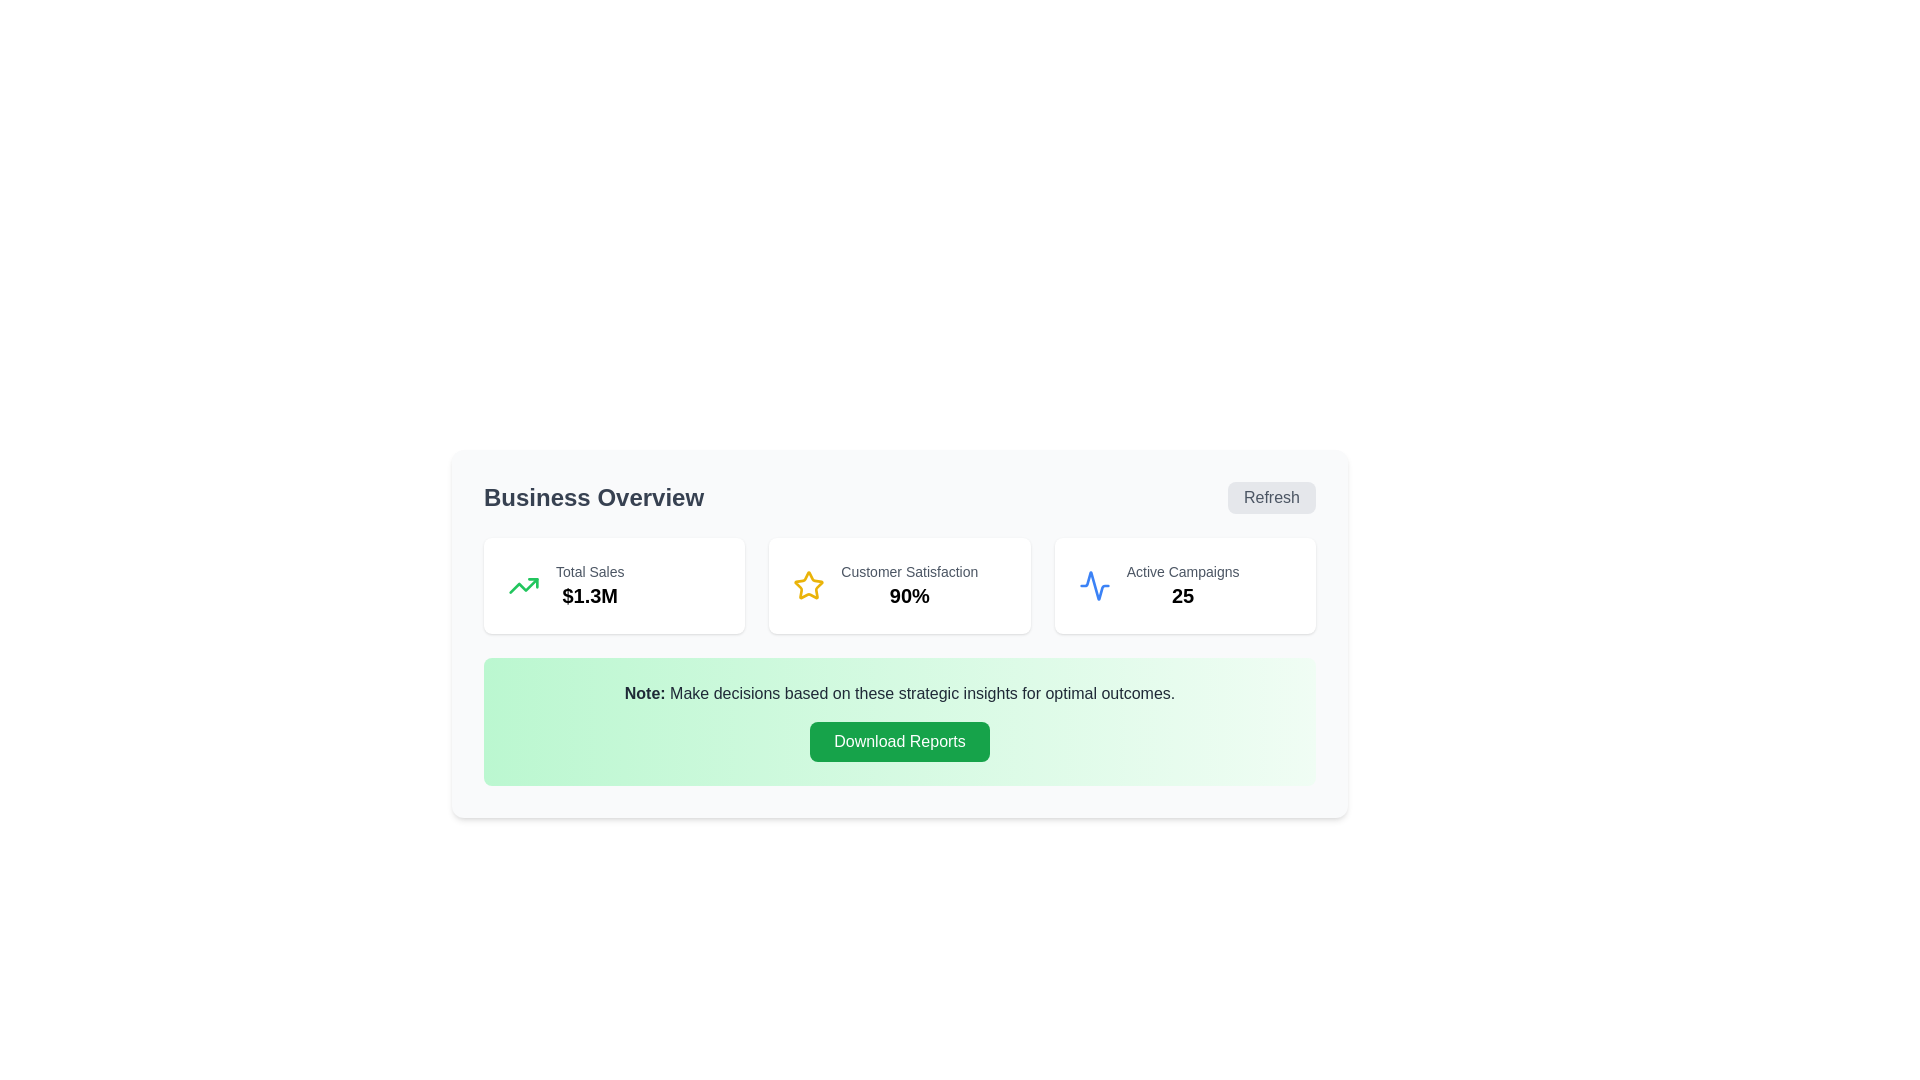 The width and height of the screenshot is (1920, 1080). I want to click on static text label element that displays 'Total Sales', which is located above the '$1.3M' value in the sales card within the 'Business Overview' section, so click(589, 571).